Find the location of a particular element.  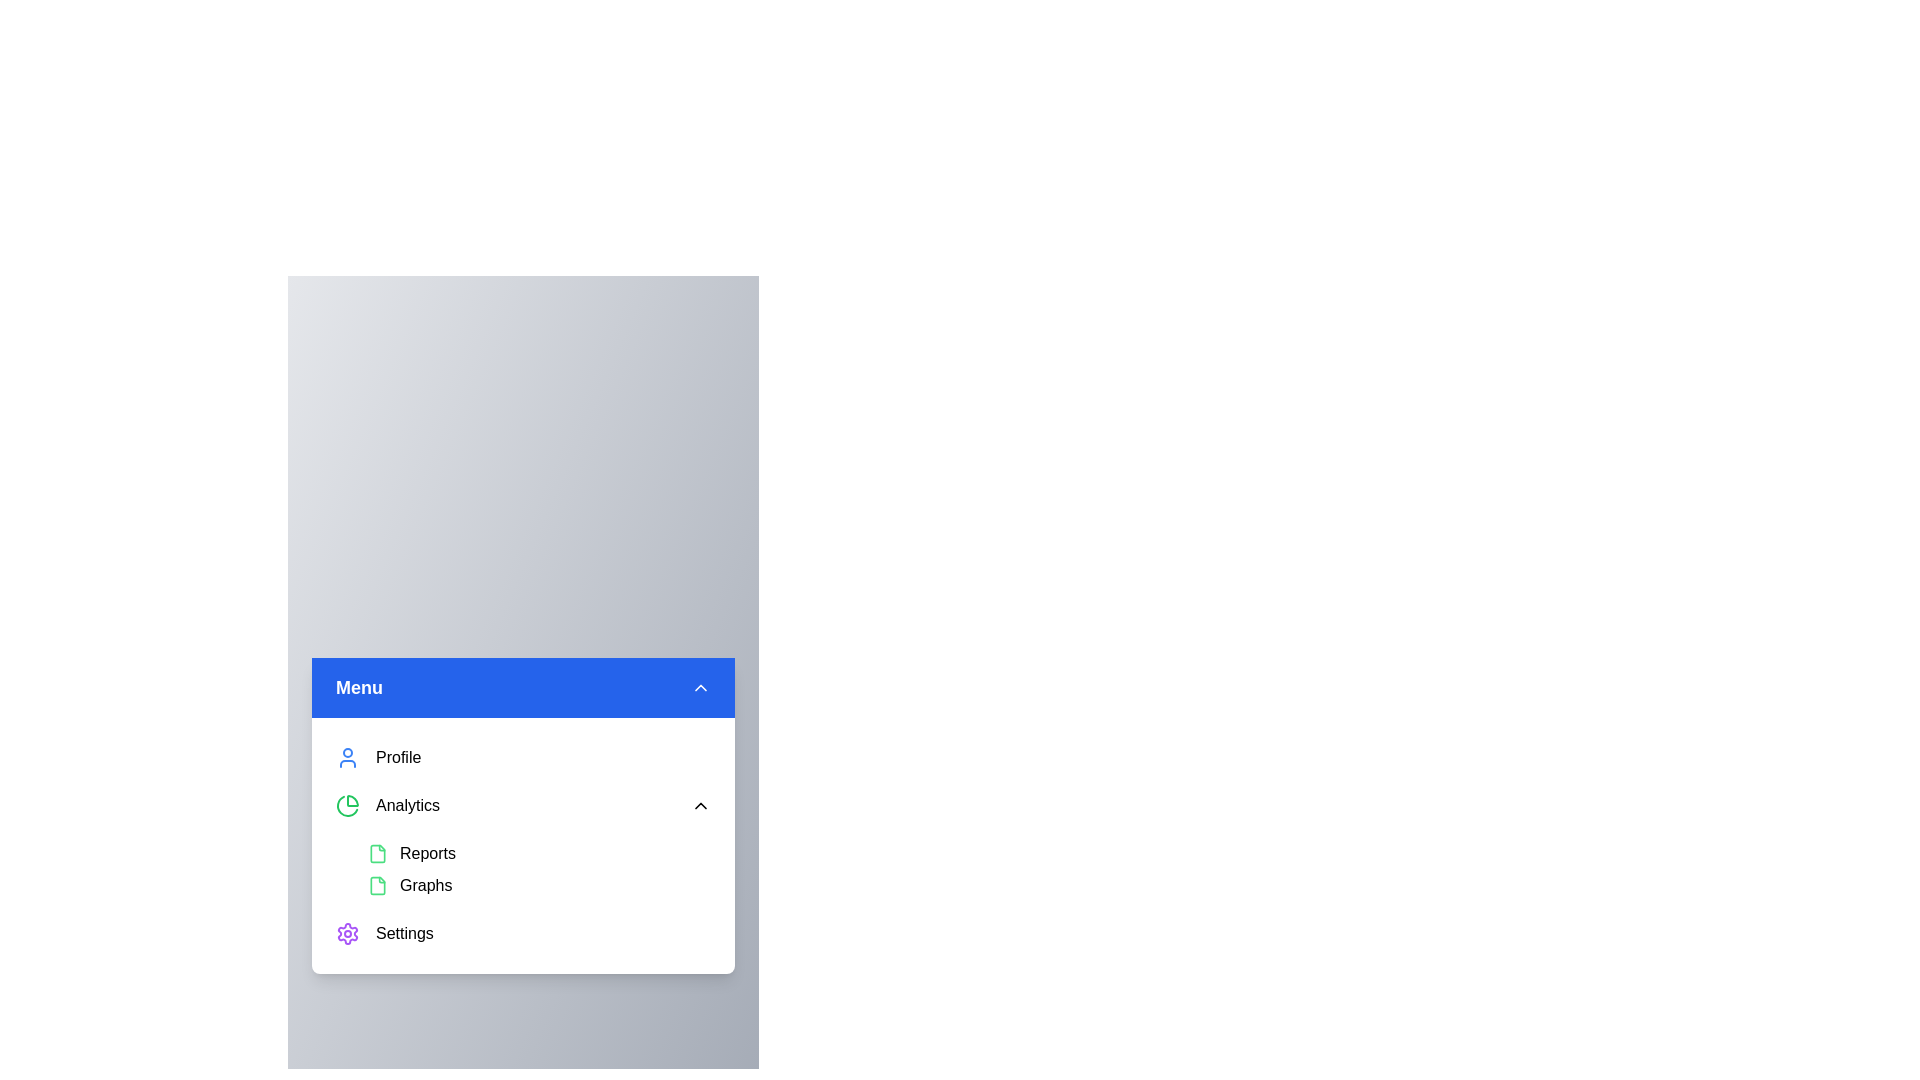

the 'Analytics' text label in the vertical menu is located at coordinates (407, 805).